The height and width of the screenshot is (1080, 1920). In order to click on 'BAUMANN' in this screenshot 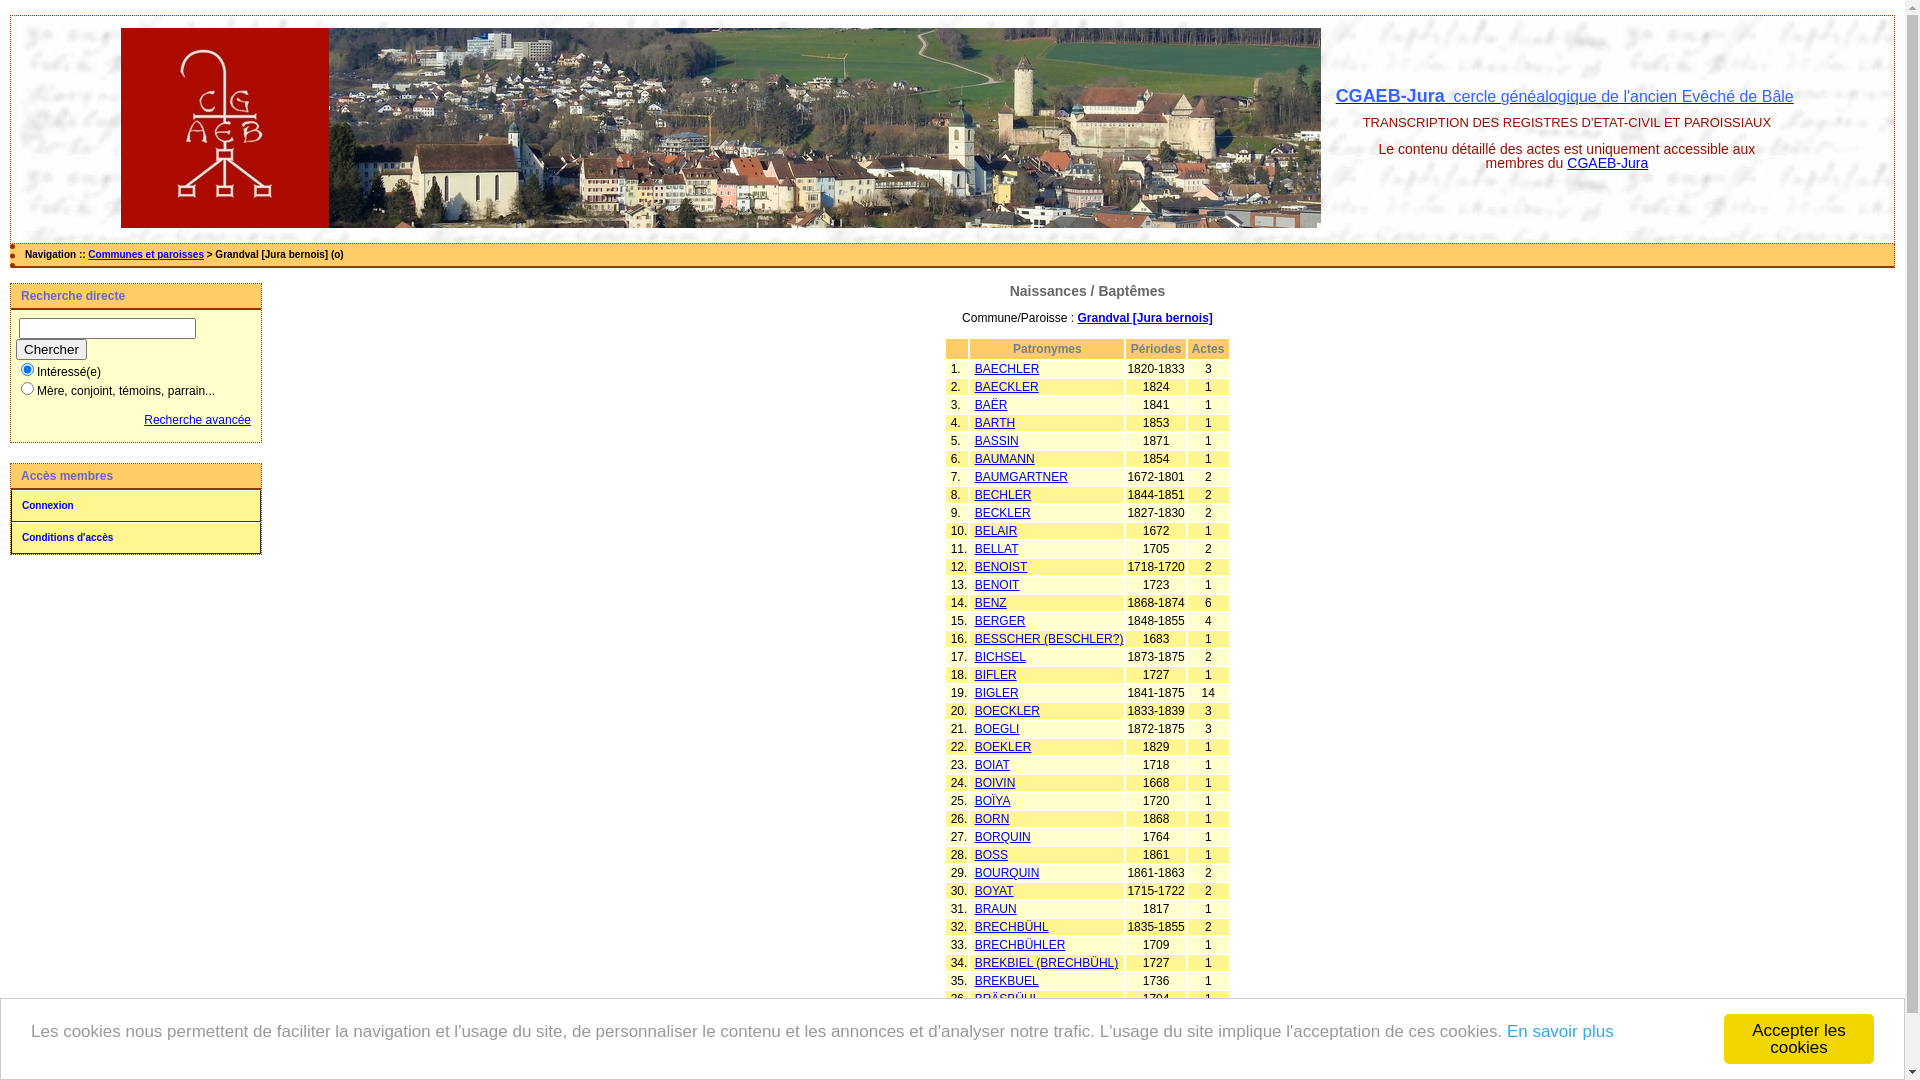, I will do `click(974, 459)`.